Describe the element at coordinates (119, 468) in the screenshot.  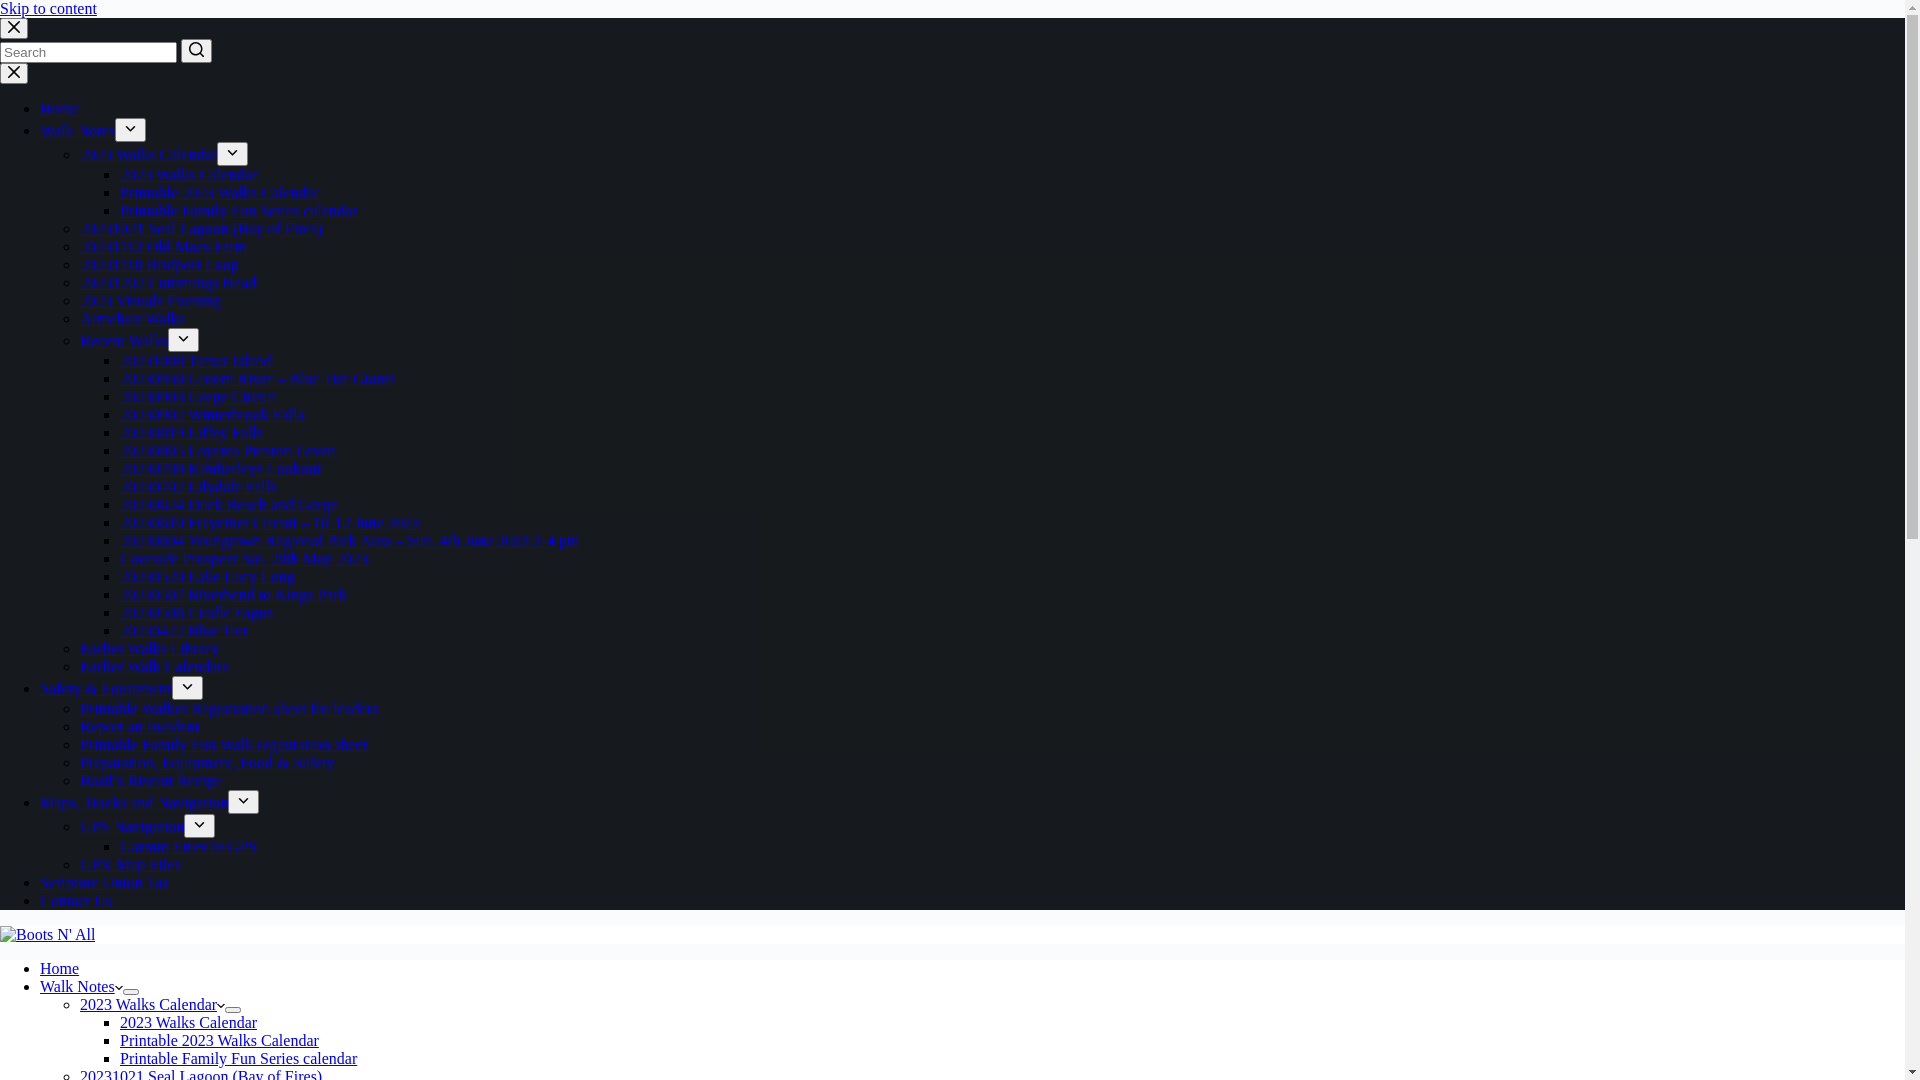
I see `'20230708 Kimberleys Lookout'` at that location.